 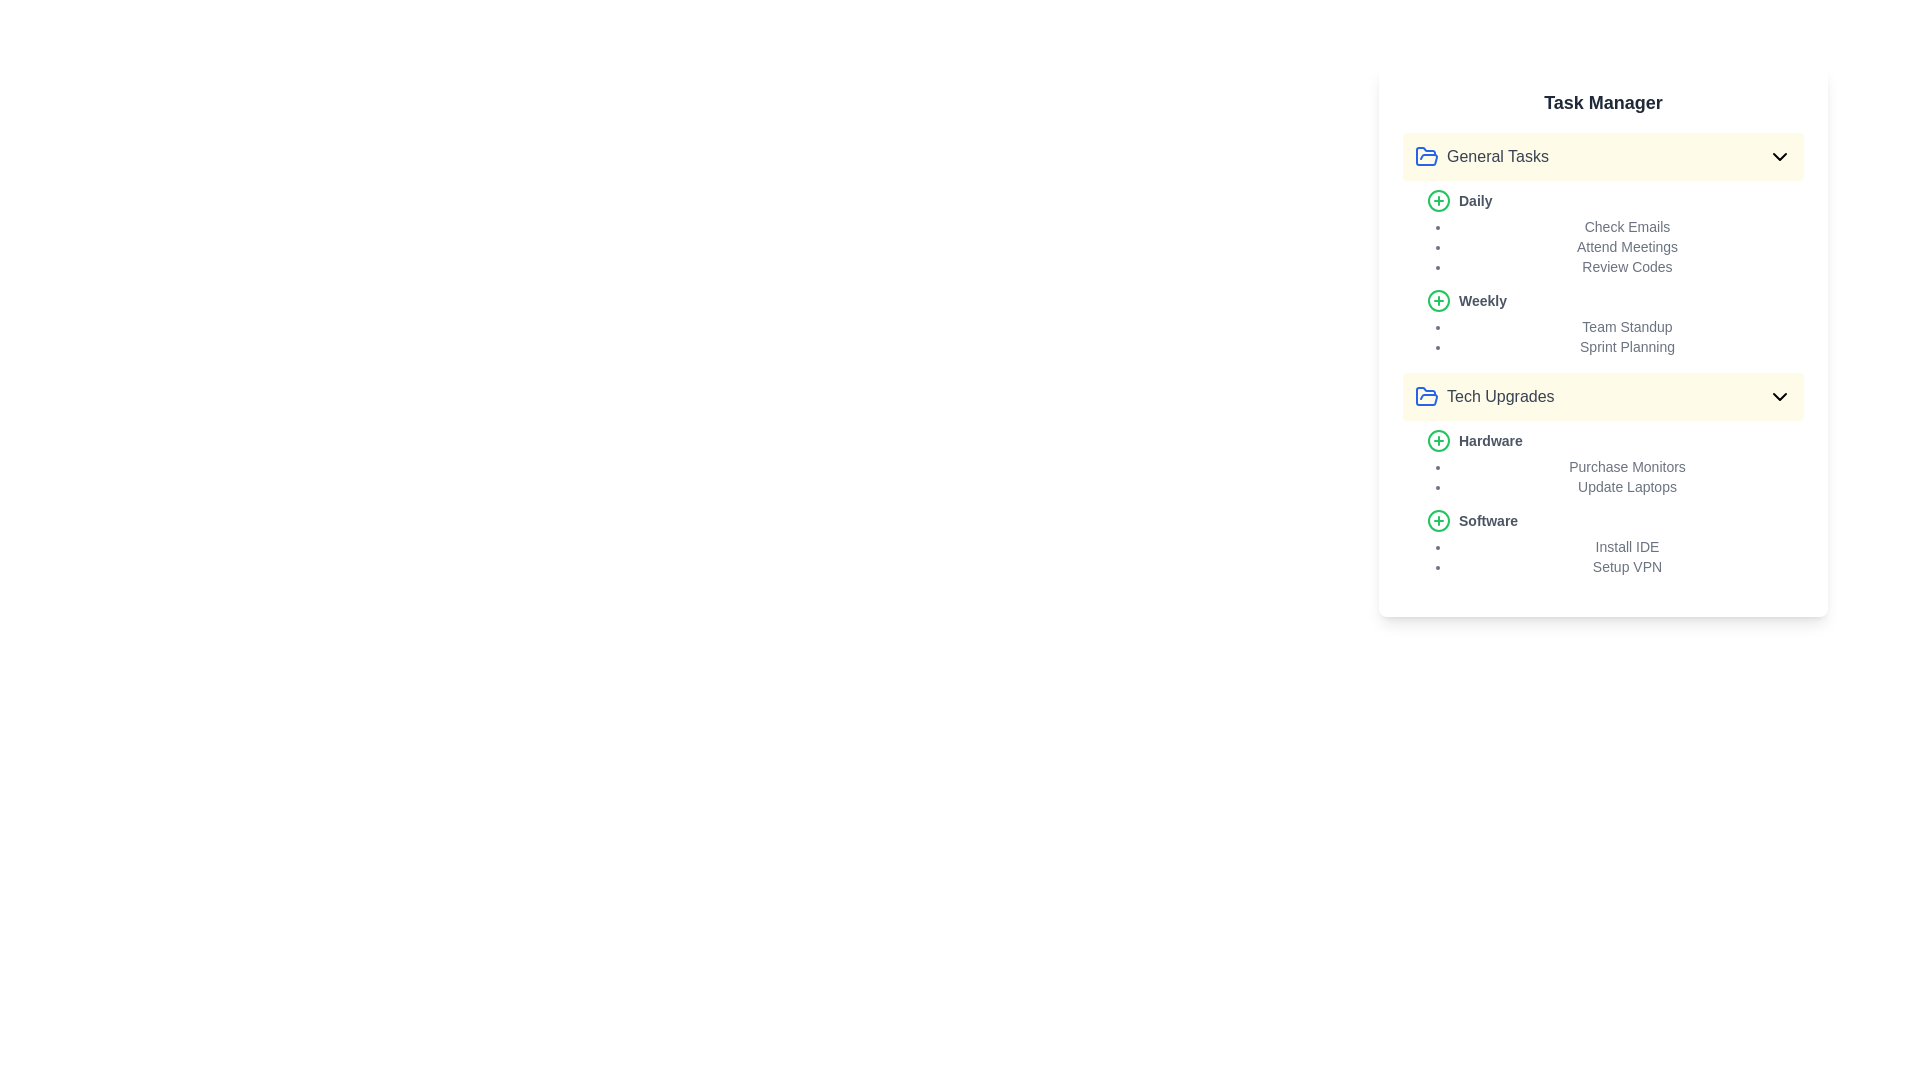 I want to click on the green circular icon button with a plus sign located to the left of the 'Weekly' text in the 'General Tasks' section, second under the 'Daily' item, so click(x=1438, y=300).